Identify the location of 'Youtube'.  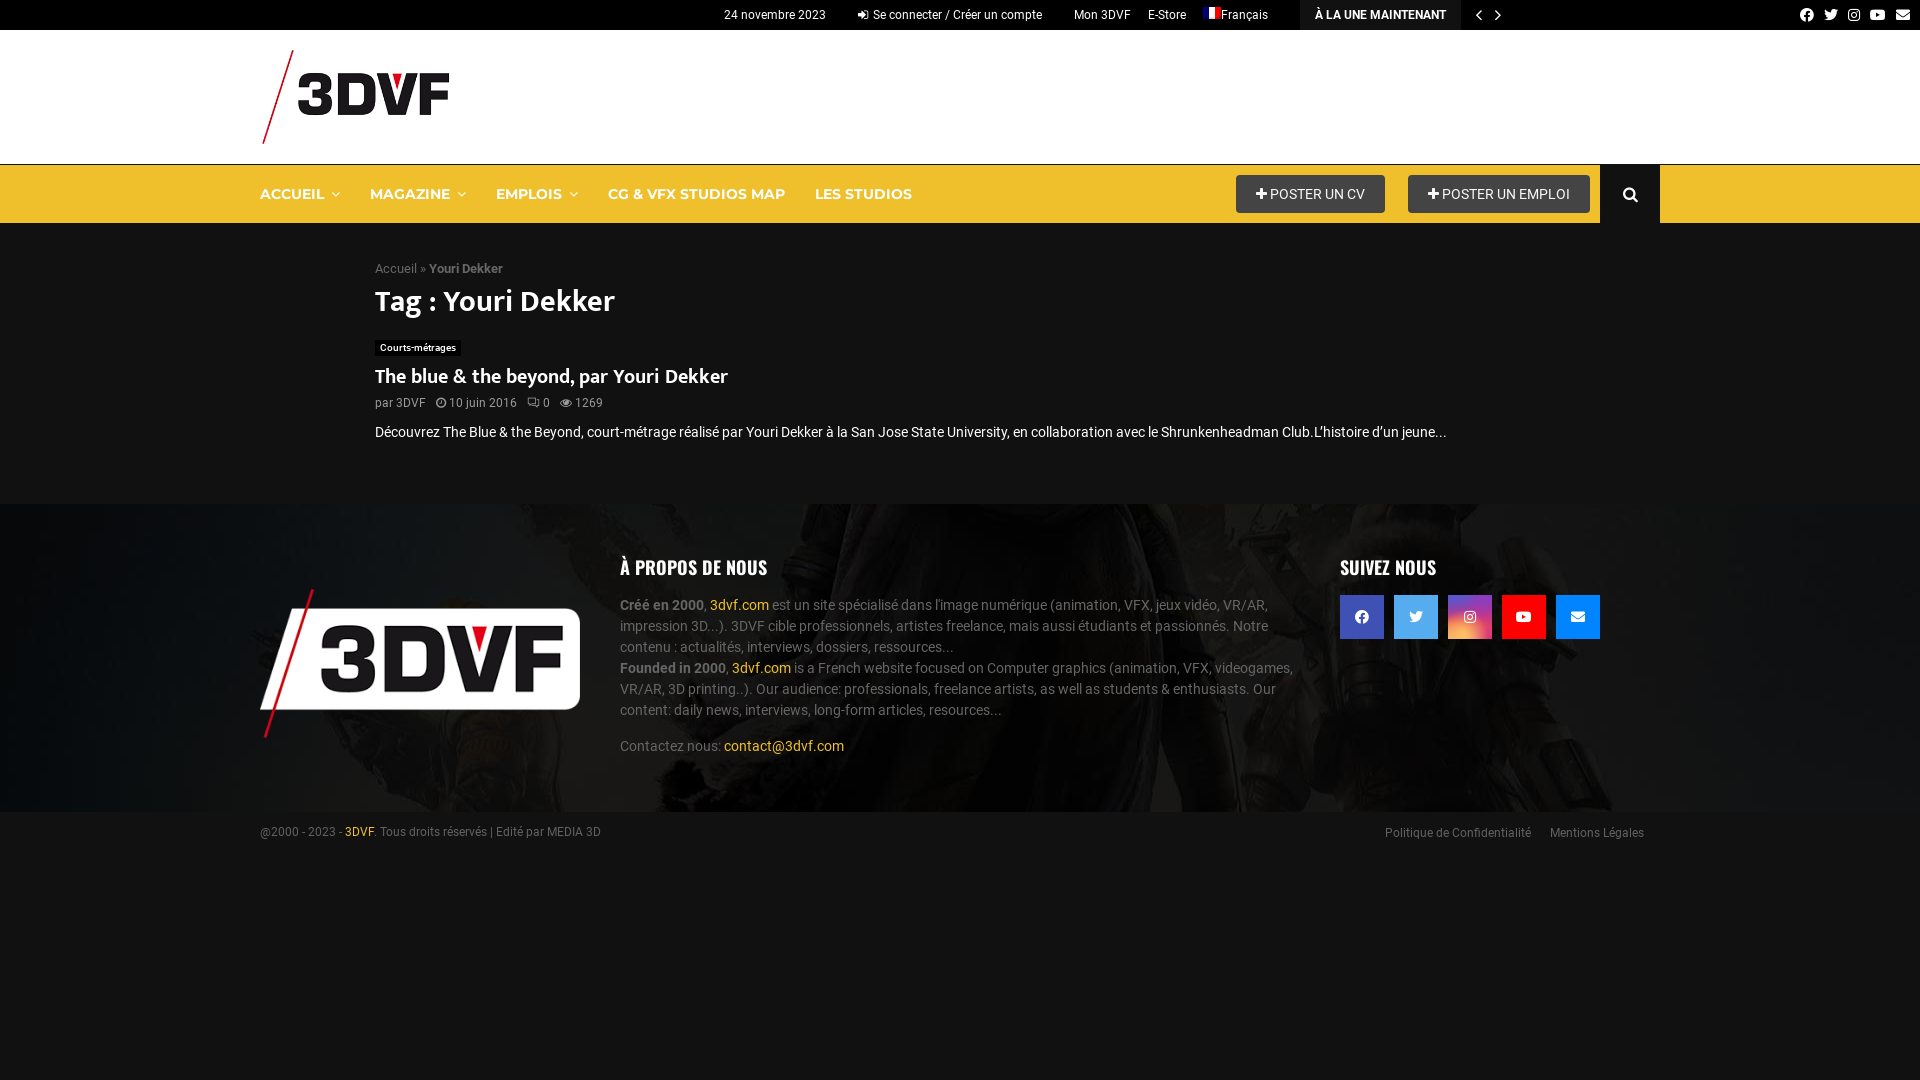
(1502, 616).